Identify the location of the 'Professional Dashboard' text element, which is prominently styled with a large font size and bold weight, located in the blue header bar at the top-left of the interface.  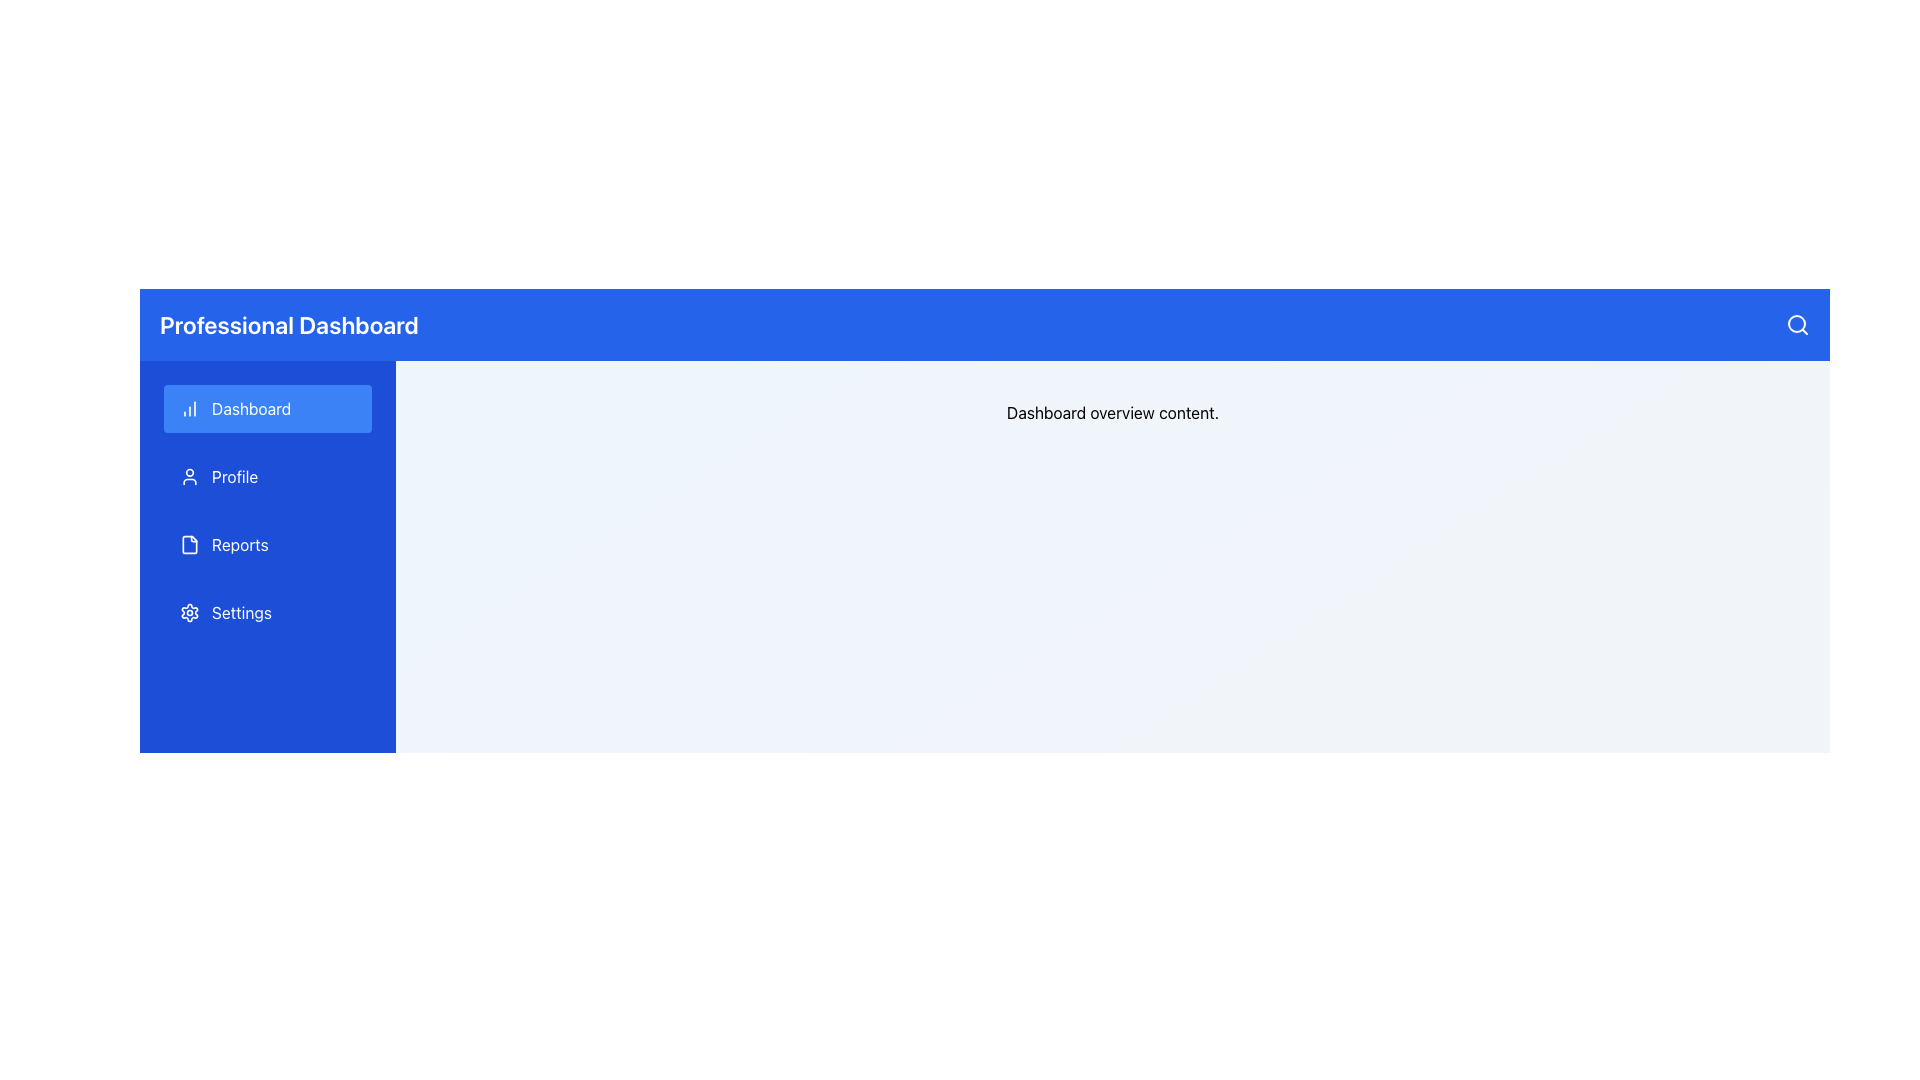
(288, 323).